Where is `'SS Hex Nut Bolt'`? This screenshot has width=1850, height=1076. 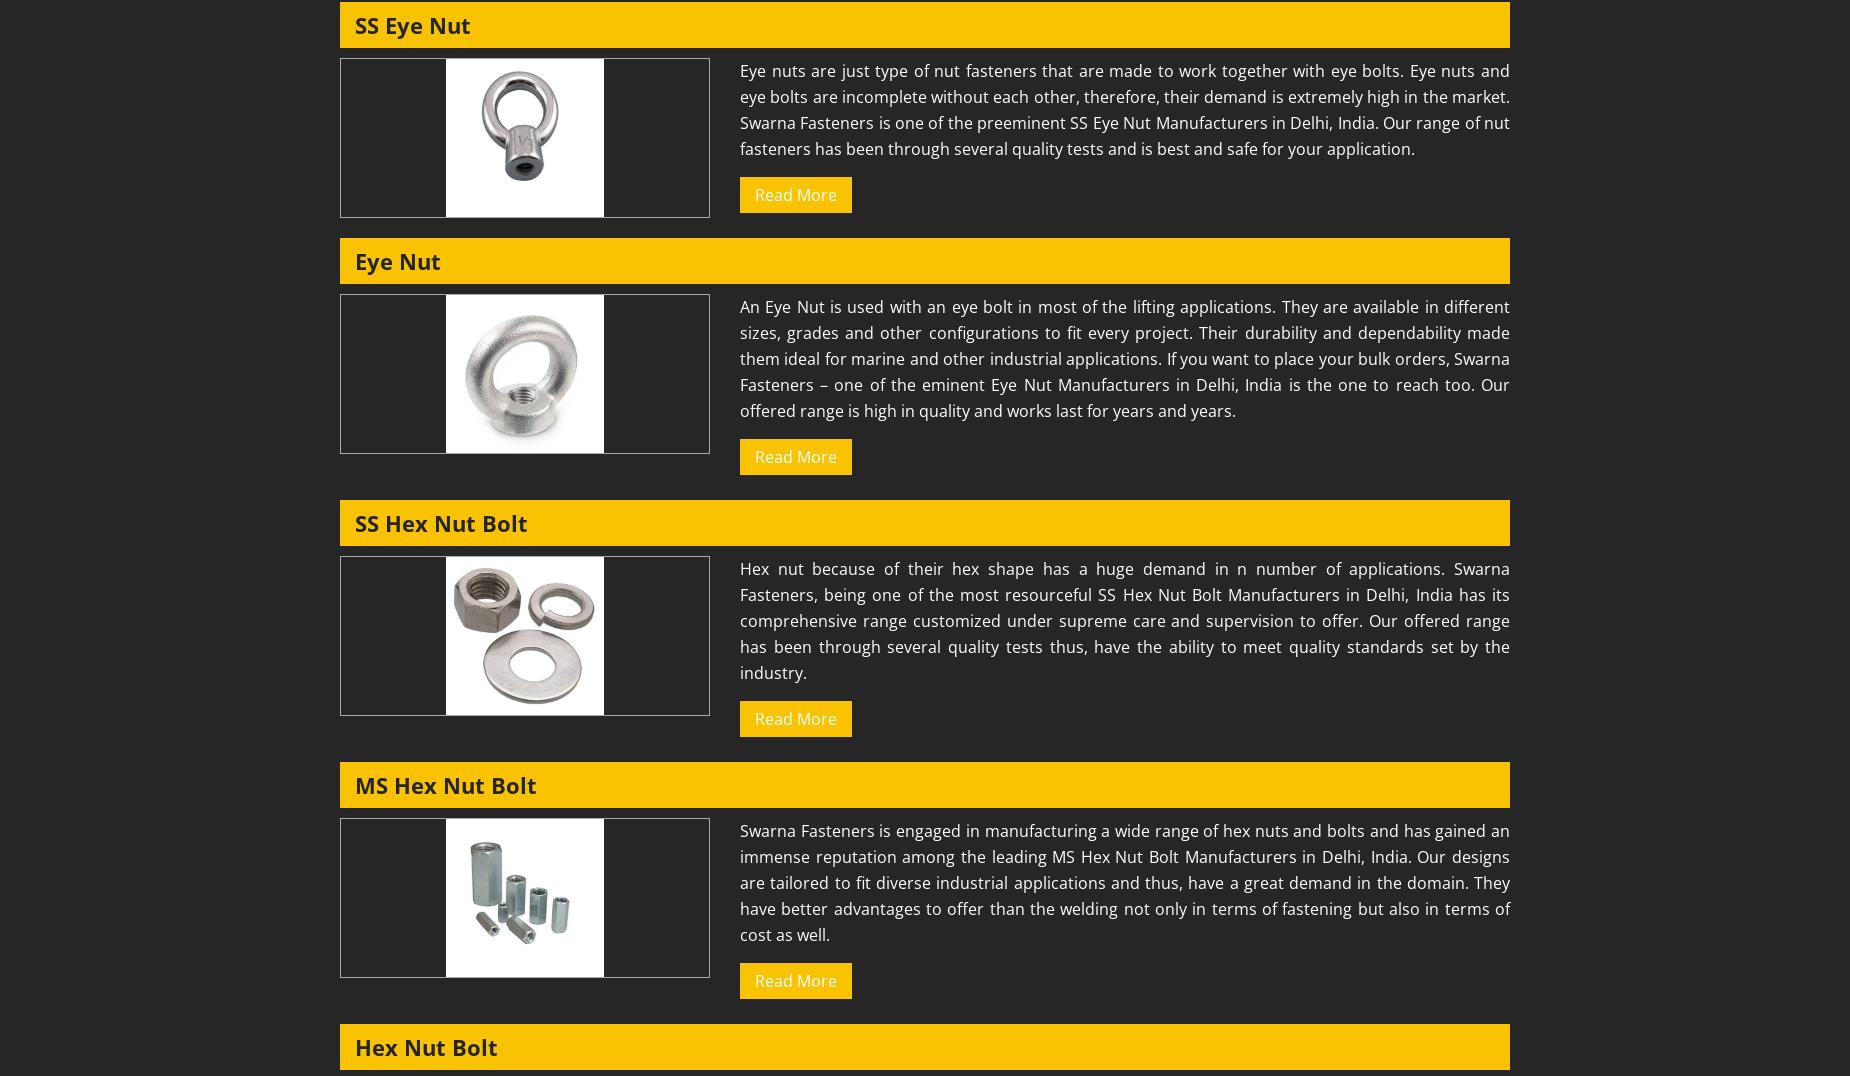
'SS Hex Nut Bolt' is located at coordinates (440, 523).